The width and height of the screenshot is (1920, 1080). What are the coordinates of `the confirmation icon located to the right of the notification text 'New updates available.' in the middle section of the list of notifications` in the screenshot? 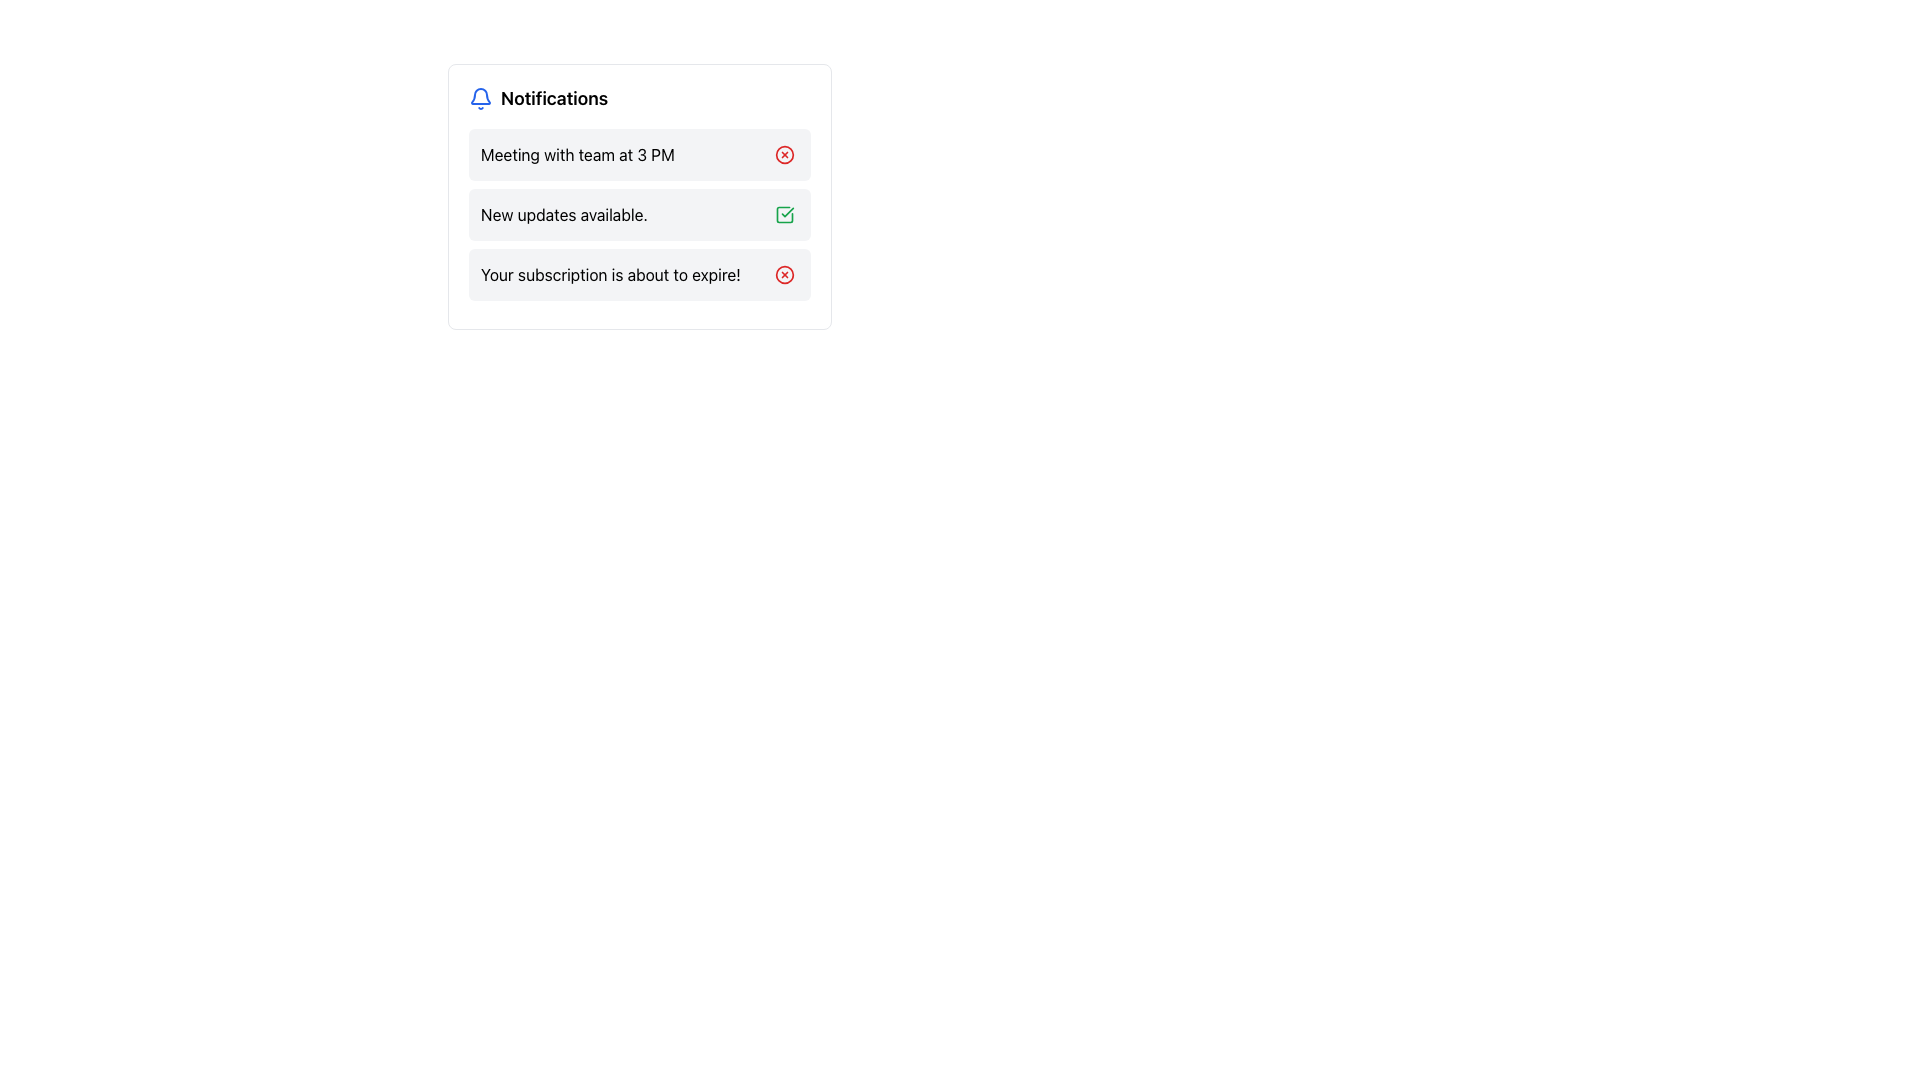 It's located at (784, 215).